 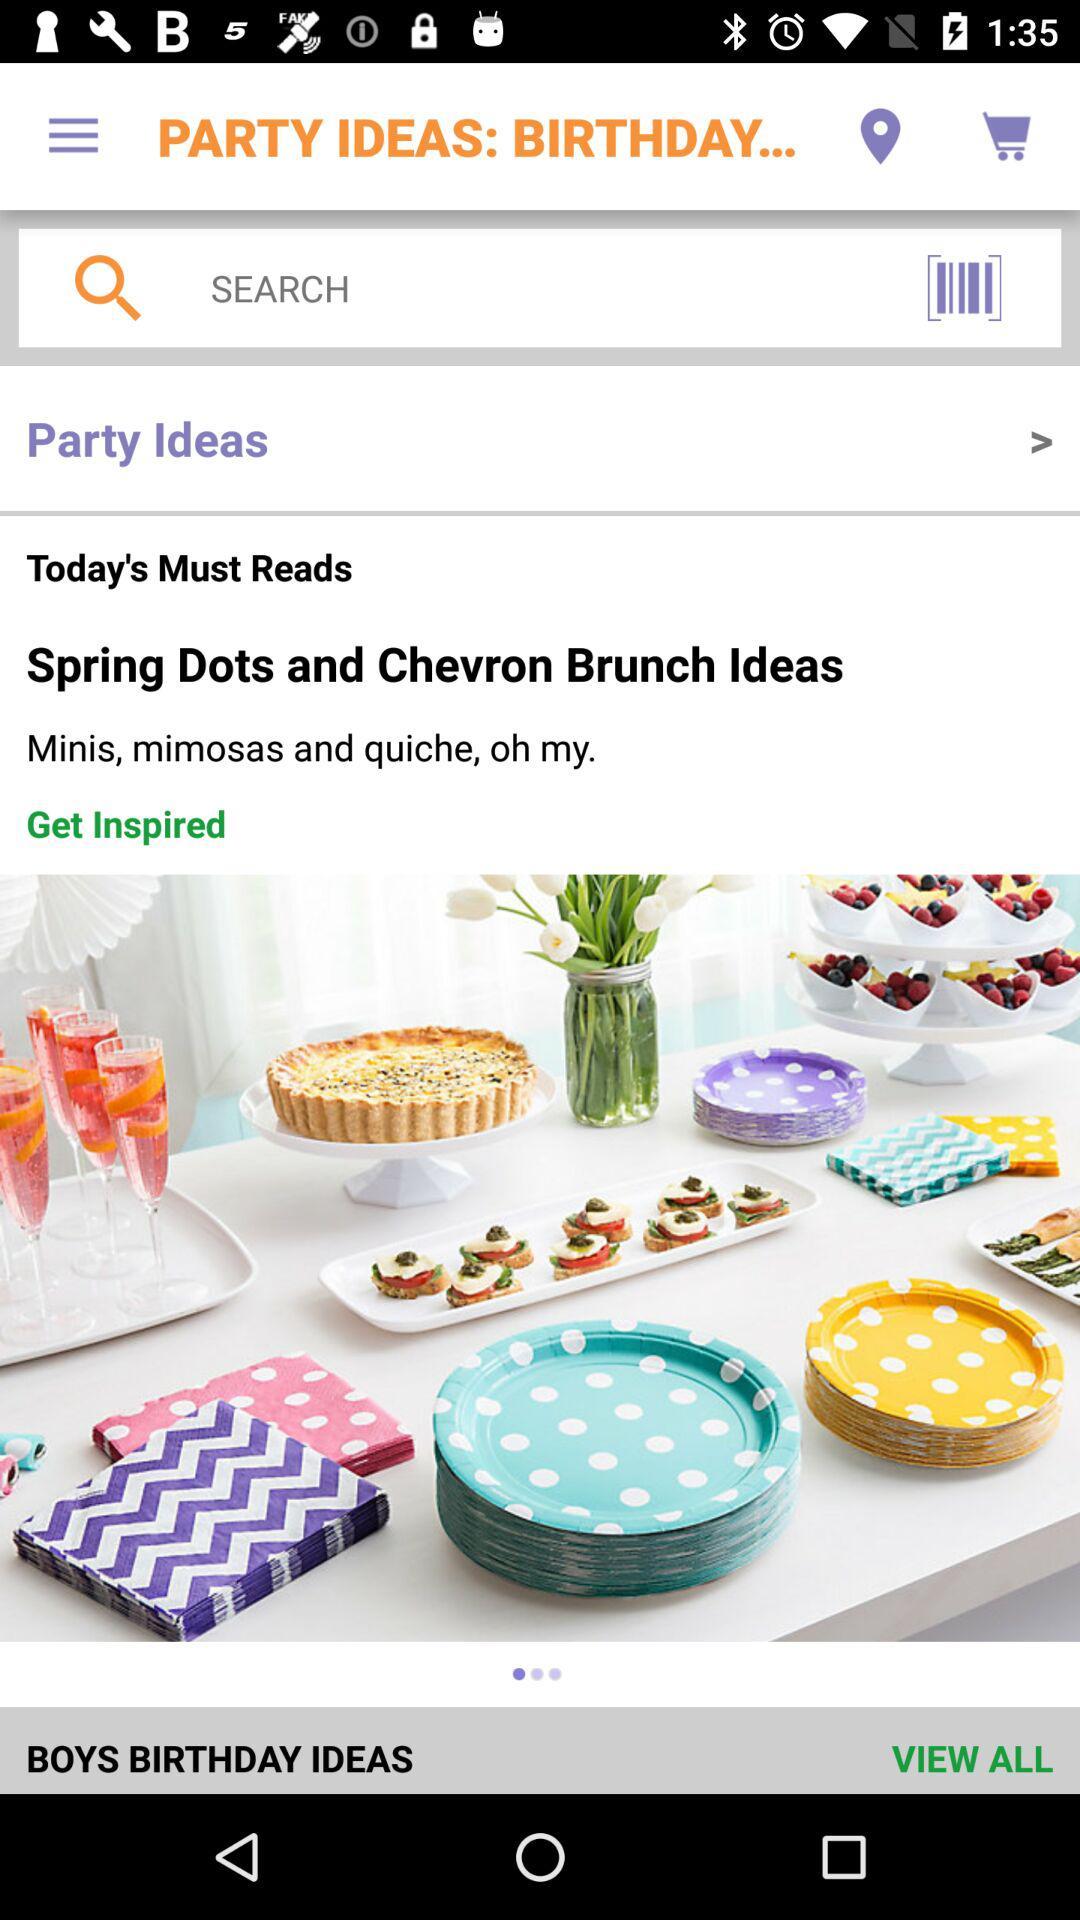 What do you see at coordinates (540, 746) in the screenshot?
I see `the icon above the get inspired item` at bounding box center [540, 746].